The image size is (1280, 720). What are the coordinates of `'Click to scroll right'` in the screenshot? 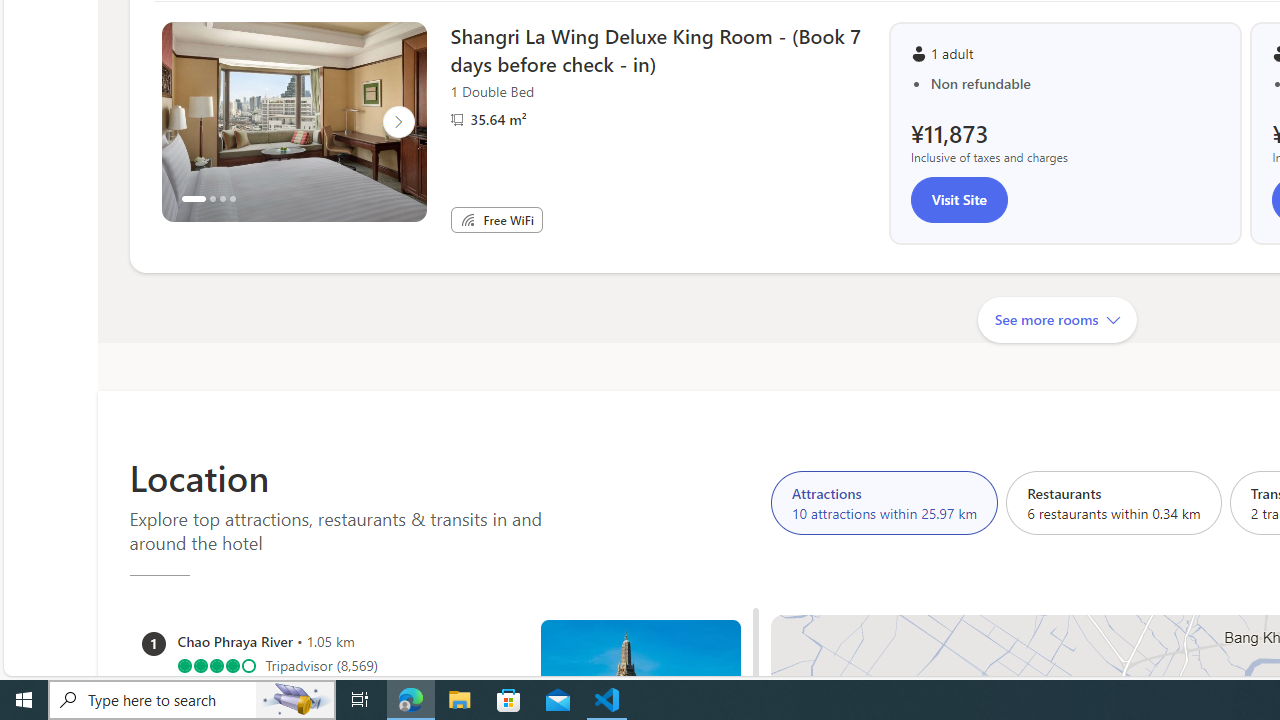 It's located at (398, 122).